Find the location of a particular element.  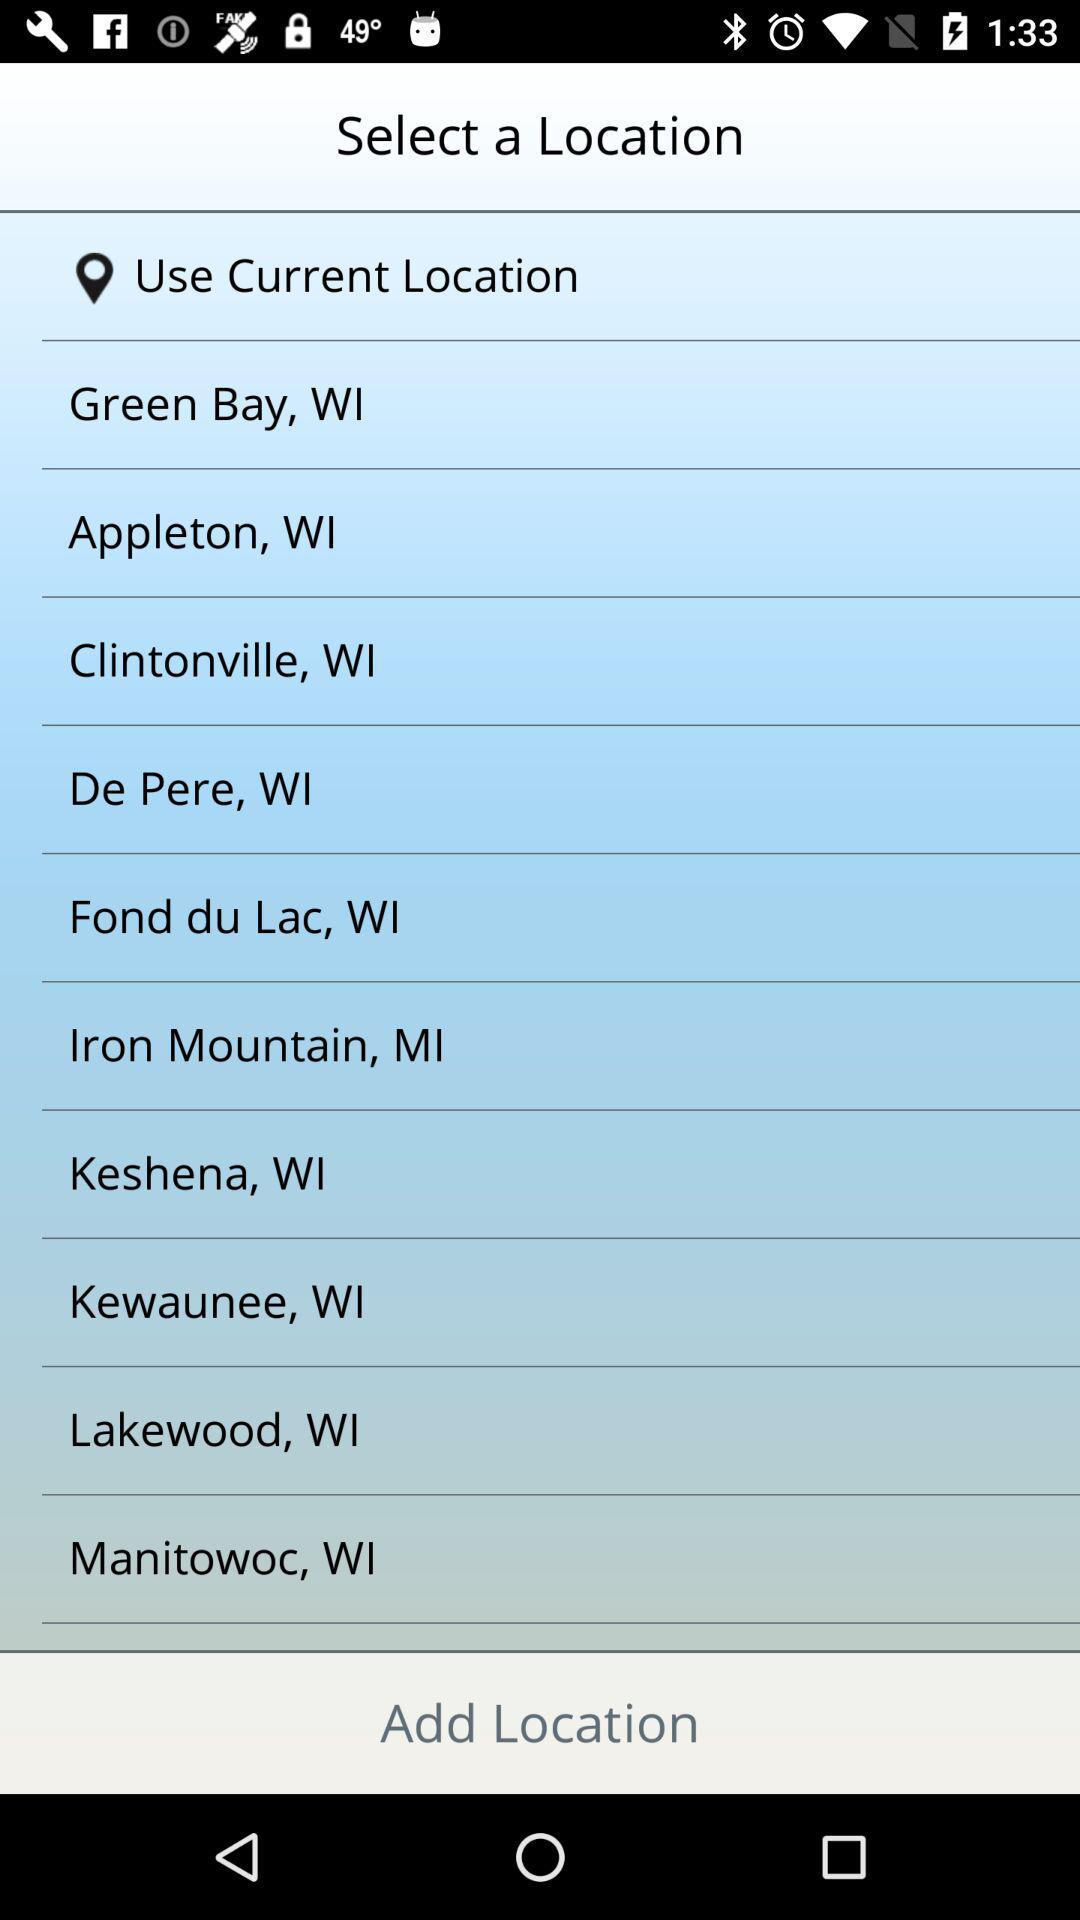

the locator icon is located at coordinates (94, 277).